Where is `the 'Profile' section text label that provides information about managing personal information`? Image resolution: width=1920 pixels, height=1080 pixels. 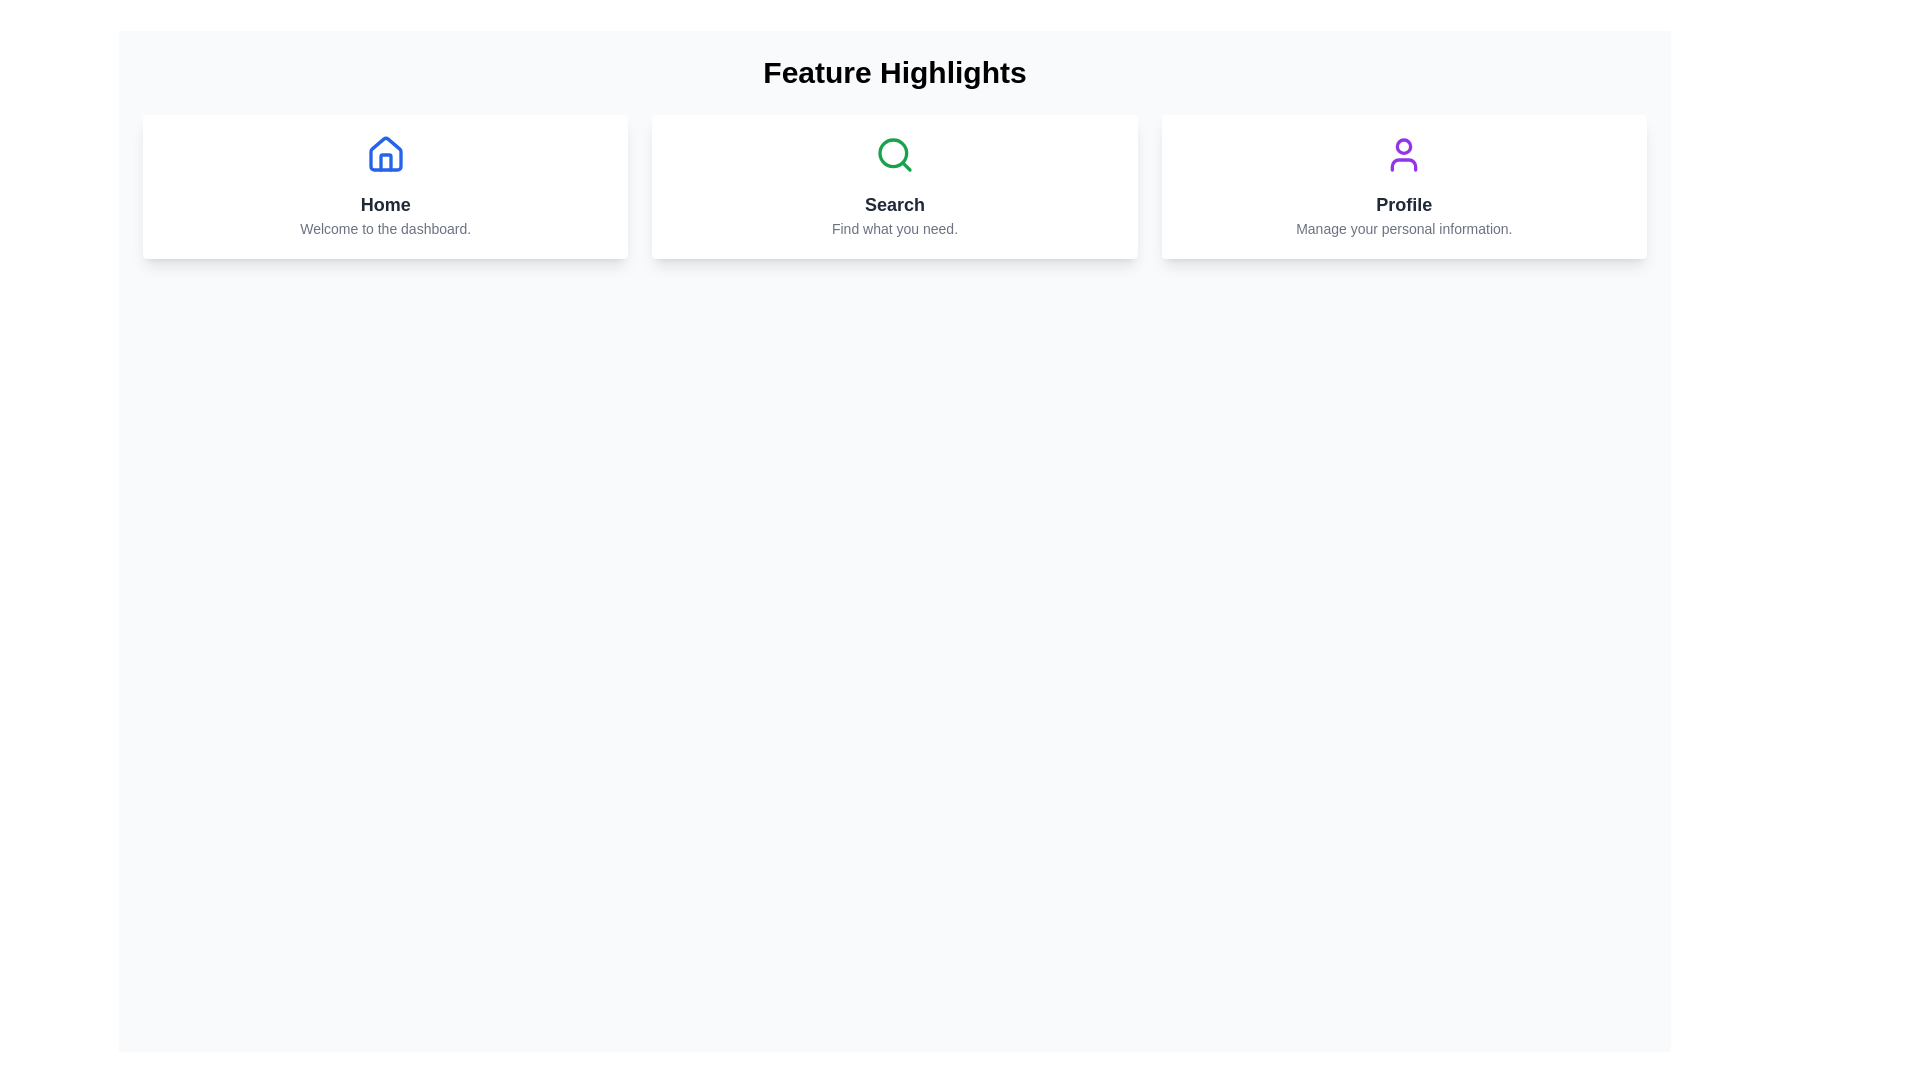 the 'Profile' section text label that provides information about managing personal information is located at coordinates (1403, 227).